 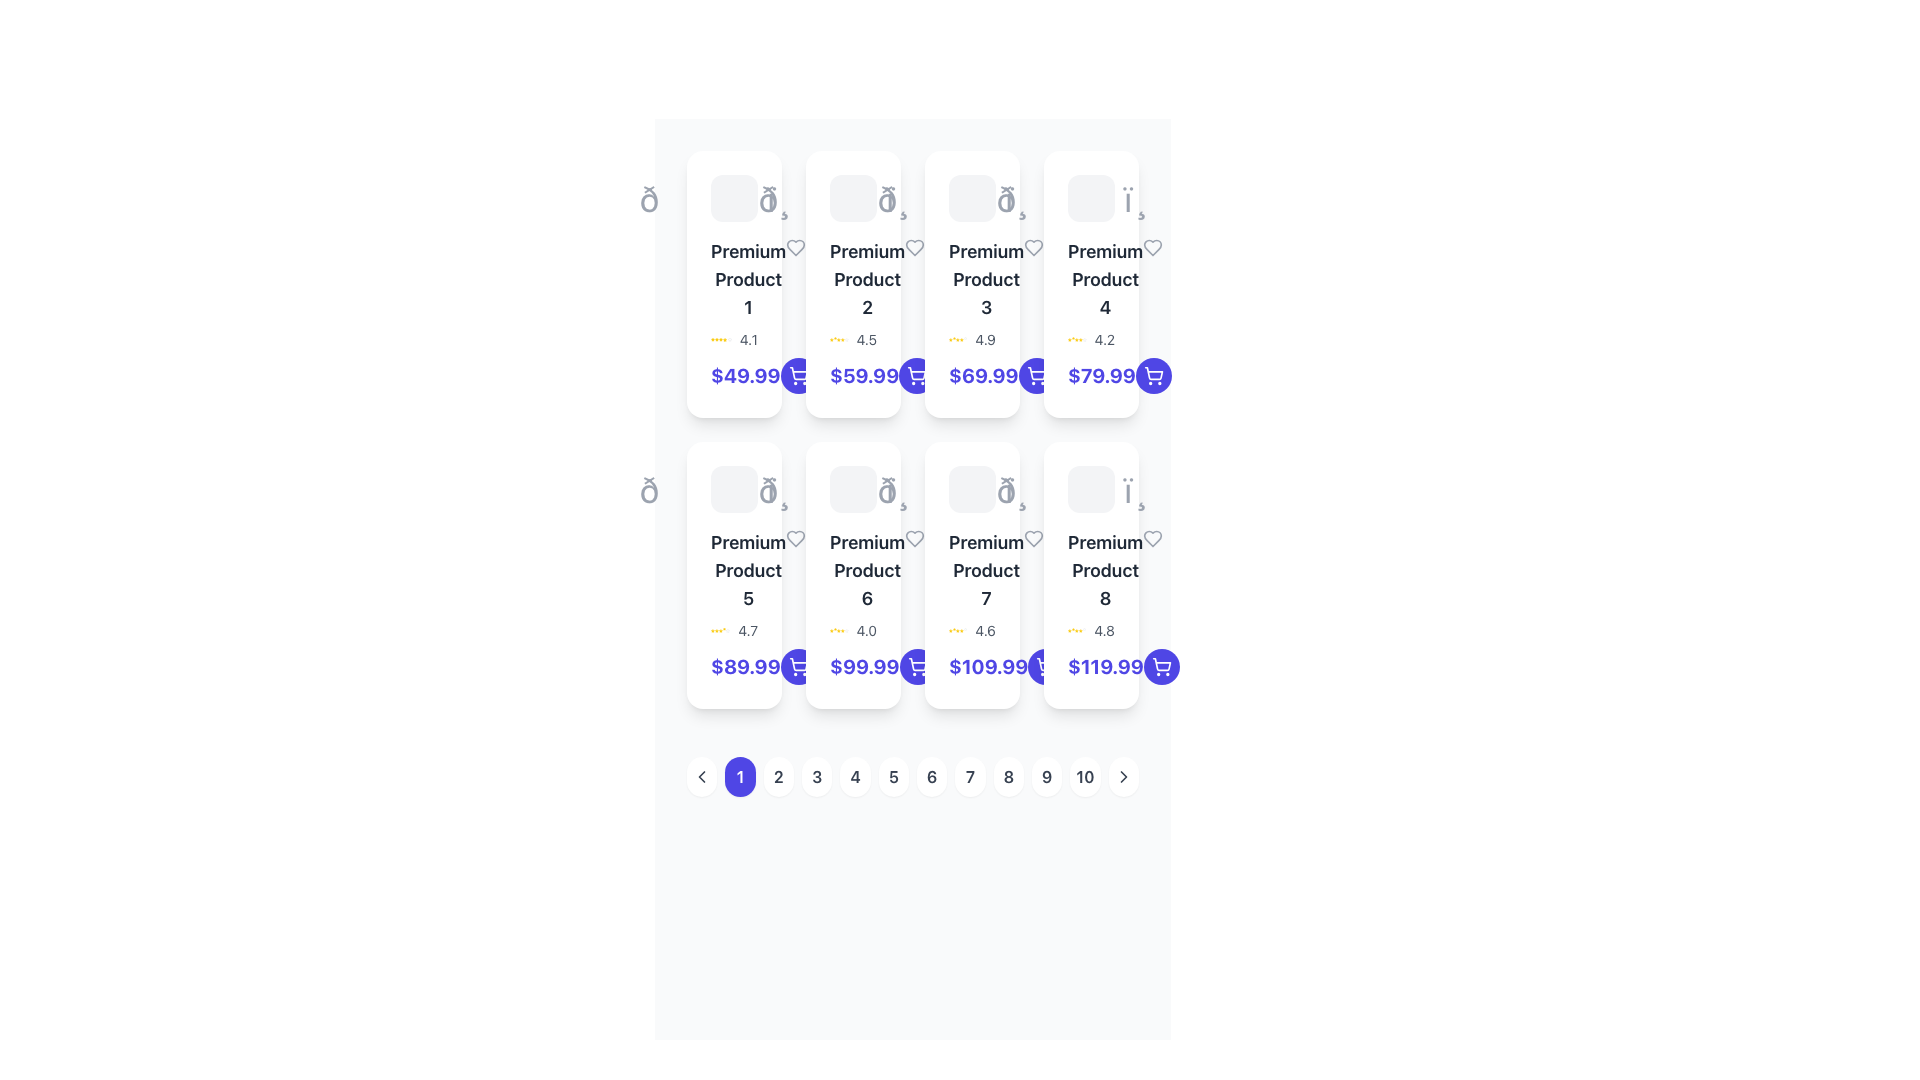 What do you see at coordinates (1153, 373) in the screenshot?
I see `the shopping cart icon for 'Premium Product 4' located in the top-right corner of the product card` at bounding box center [1153, 373].